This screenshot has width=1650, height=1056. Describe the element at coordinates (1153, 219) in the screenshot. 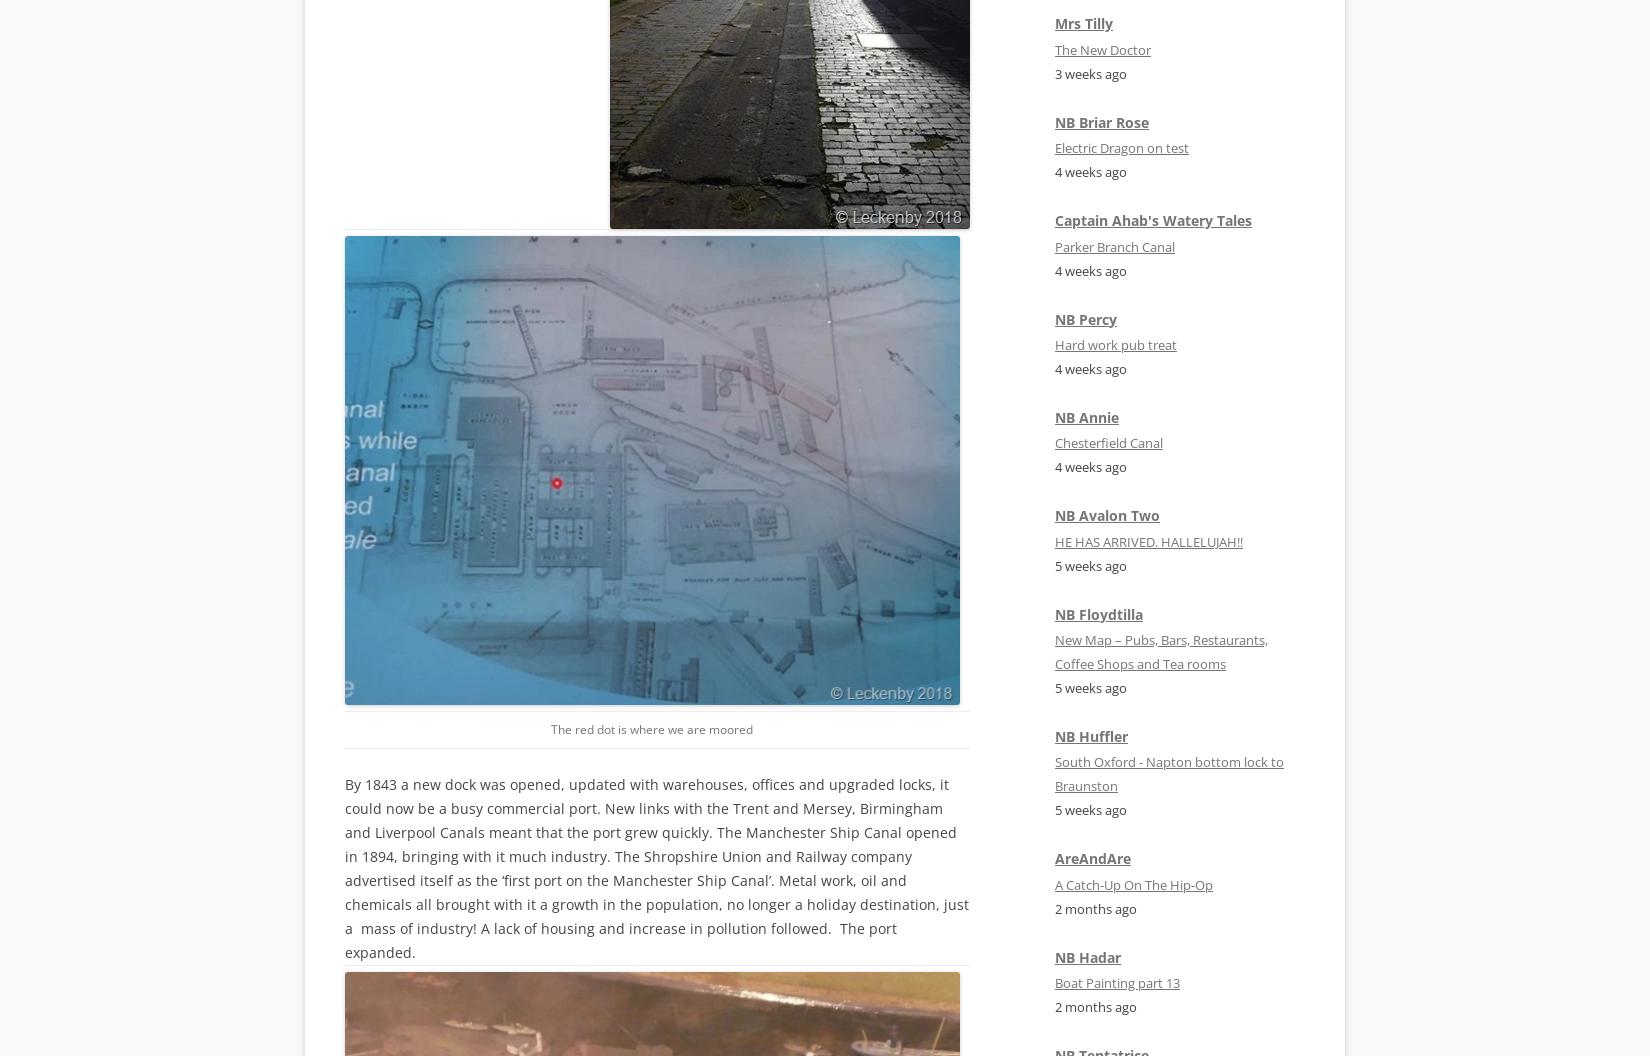

I see `'Captain Ahab's Watery Tales'` at that location.